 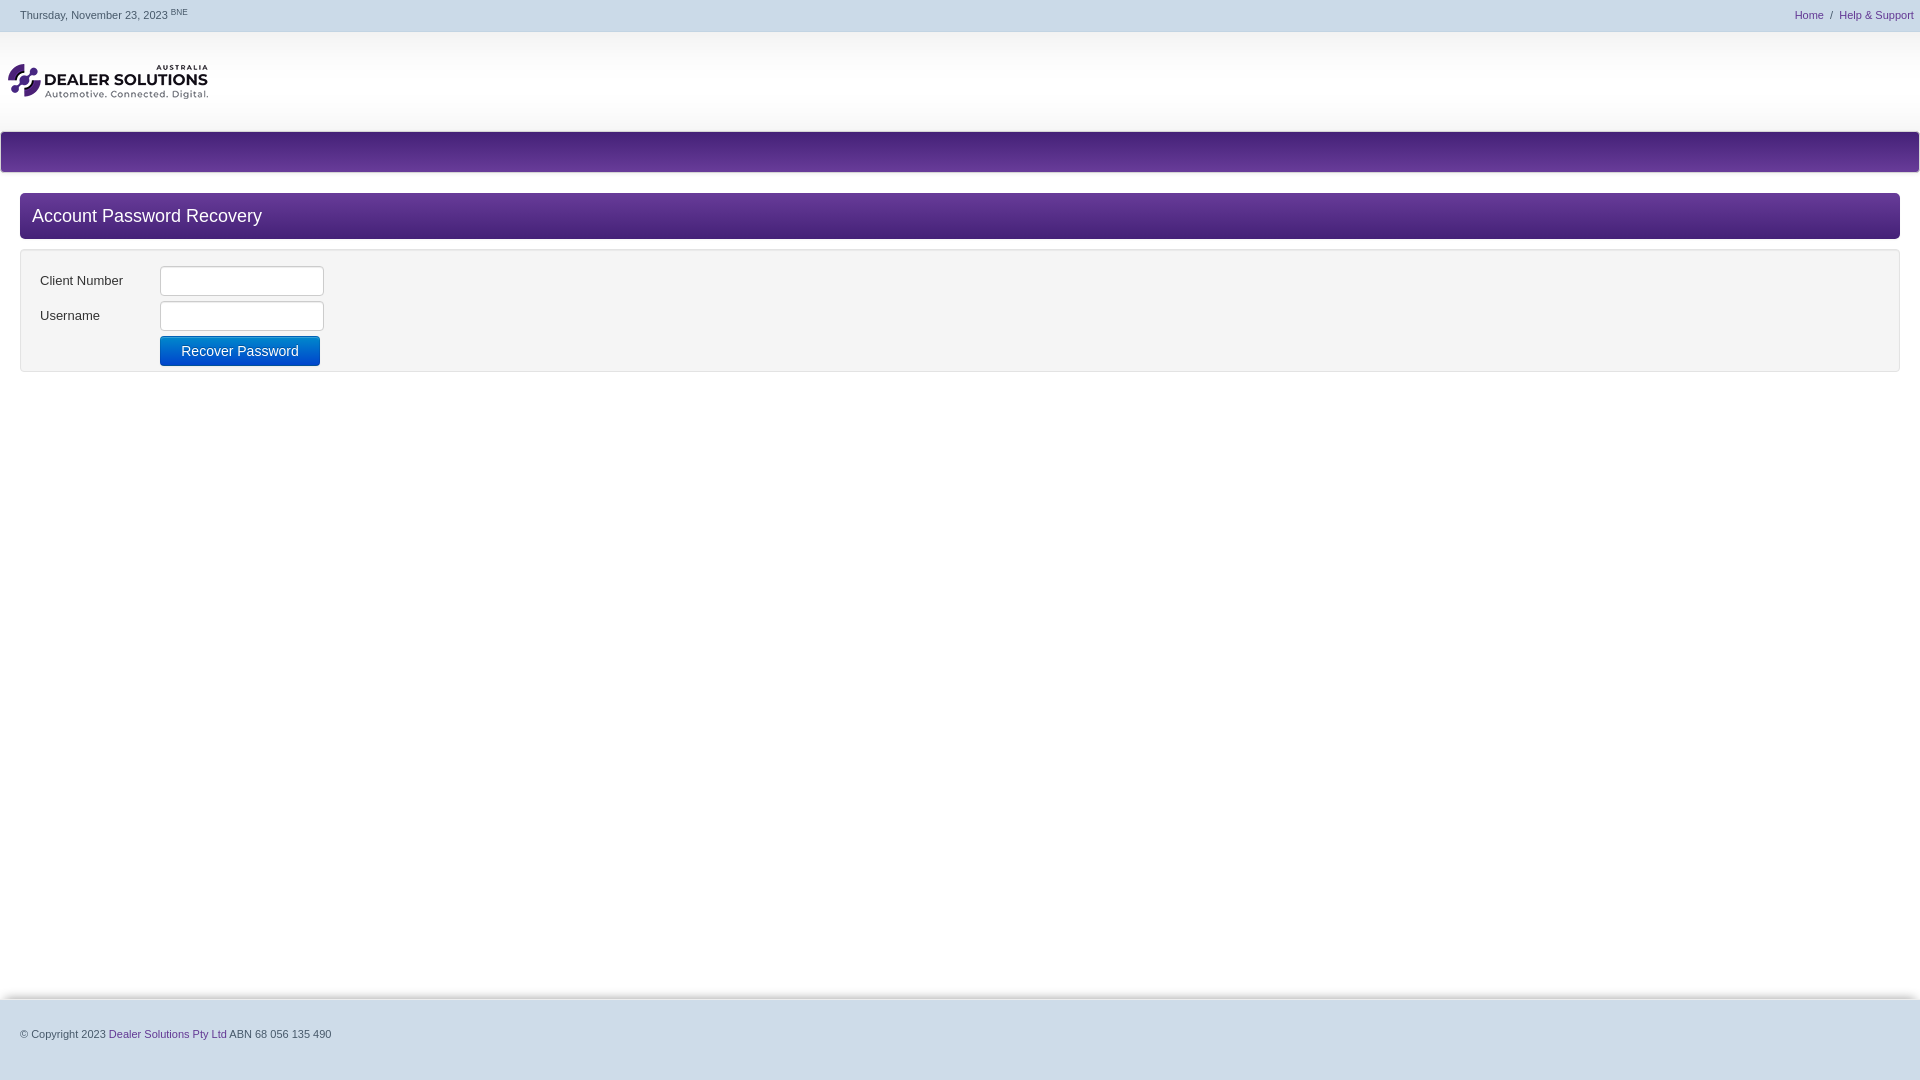 I want to click on 'Recover Password', so click(x=240, y=350).